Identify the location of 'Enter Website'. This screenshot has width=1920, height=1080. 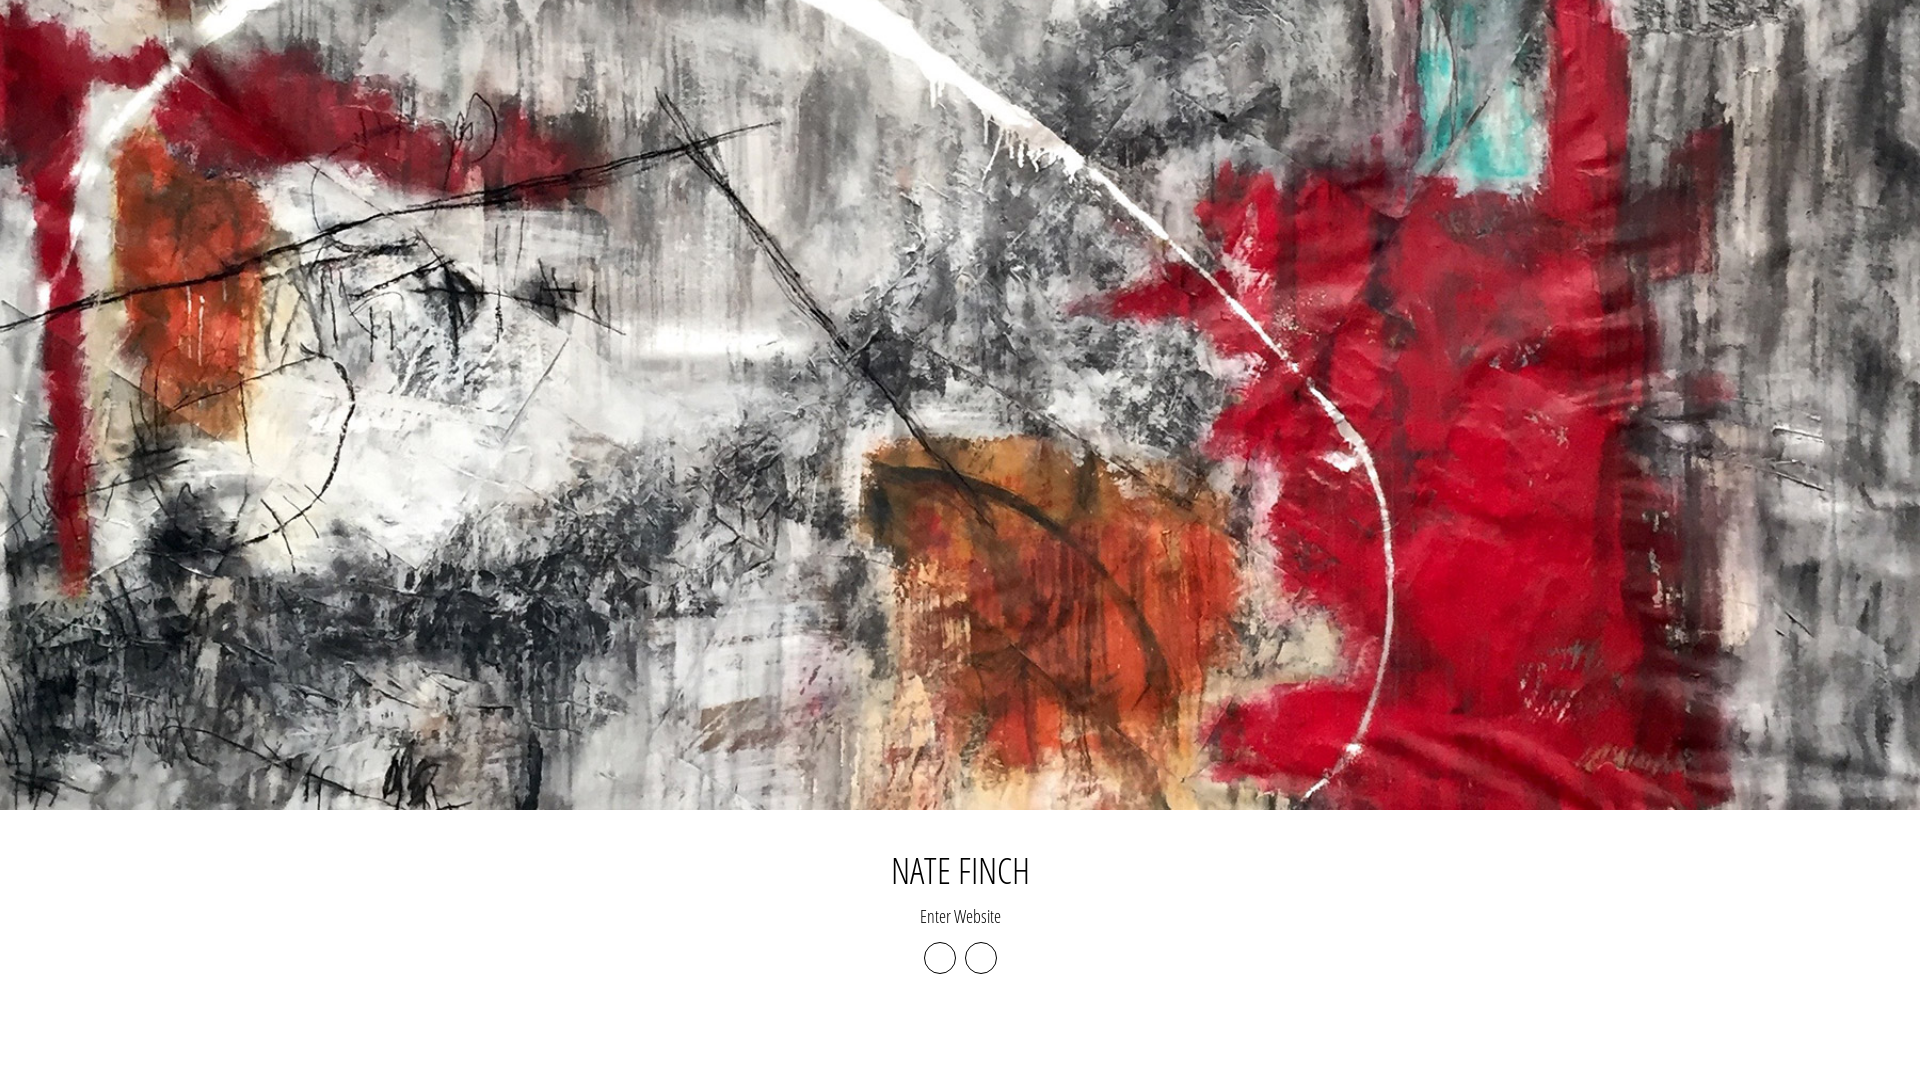
(919, 916).